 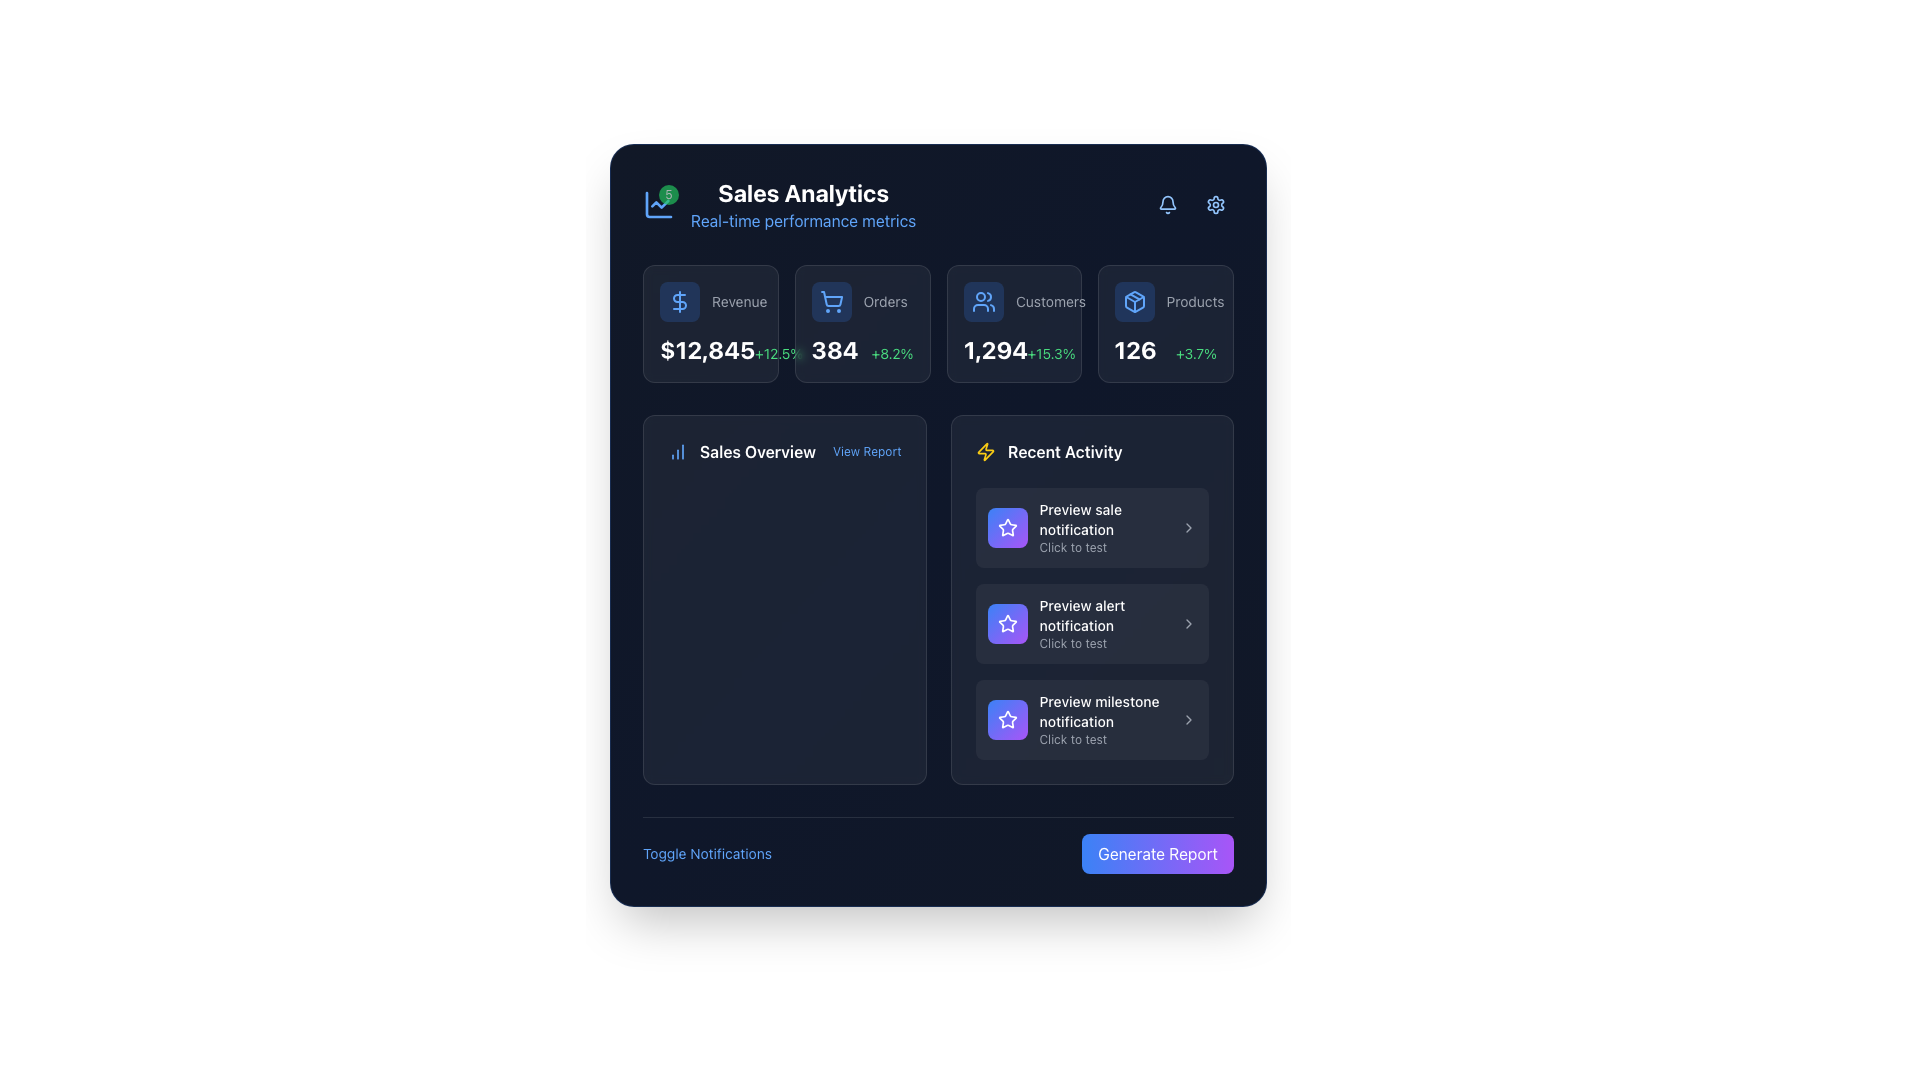 What do you see at coordinates (995, 349) in the screenshot?
I see `the Text display element showing the numeric value '1,294' in bold white font against a dark background, which is part of the 'Customers' information card` at bounding box center [995, 349].